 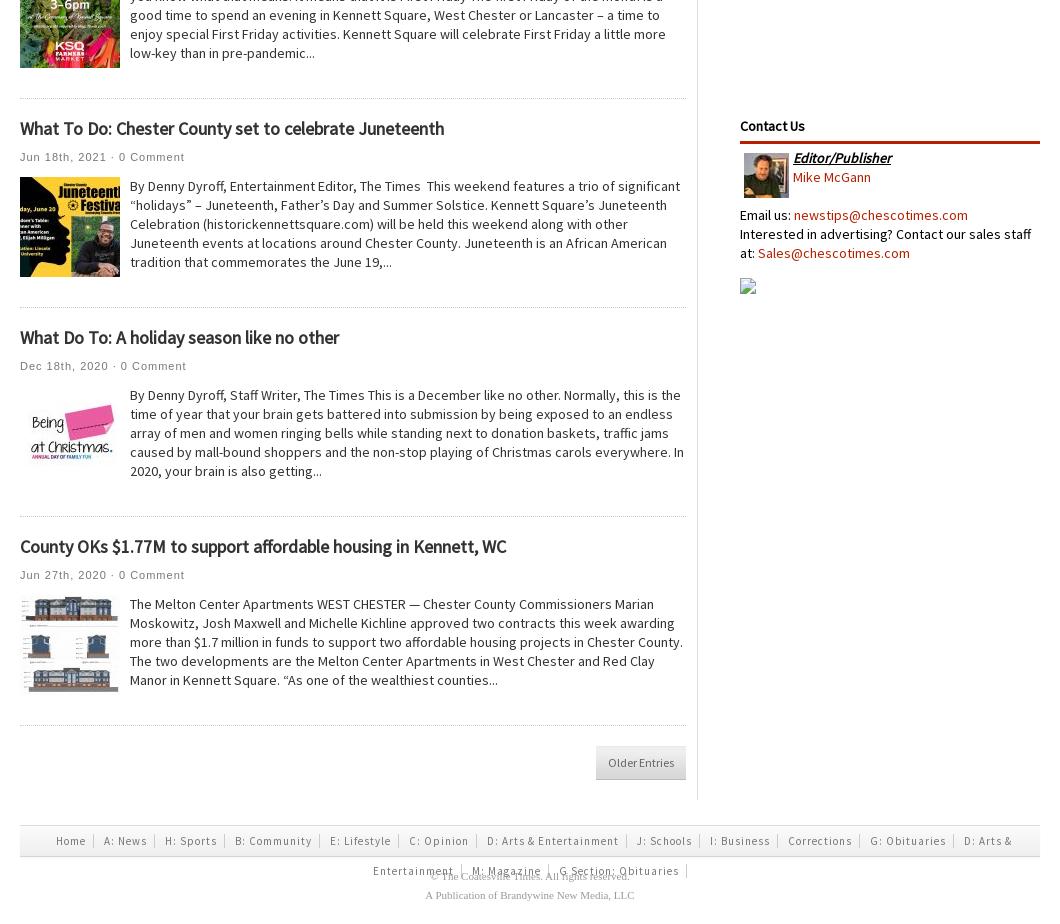 I want to click on 'Home', so click(x=69, y=841).